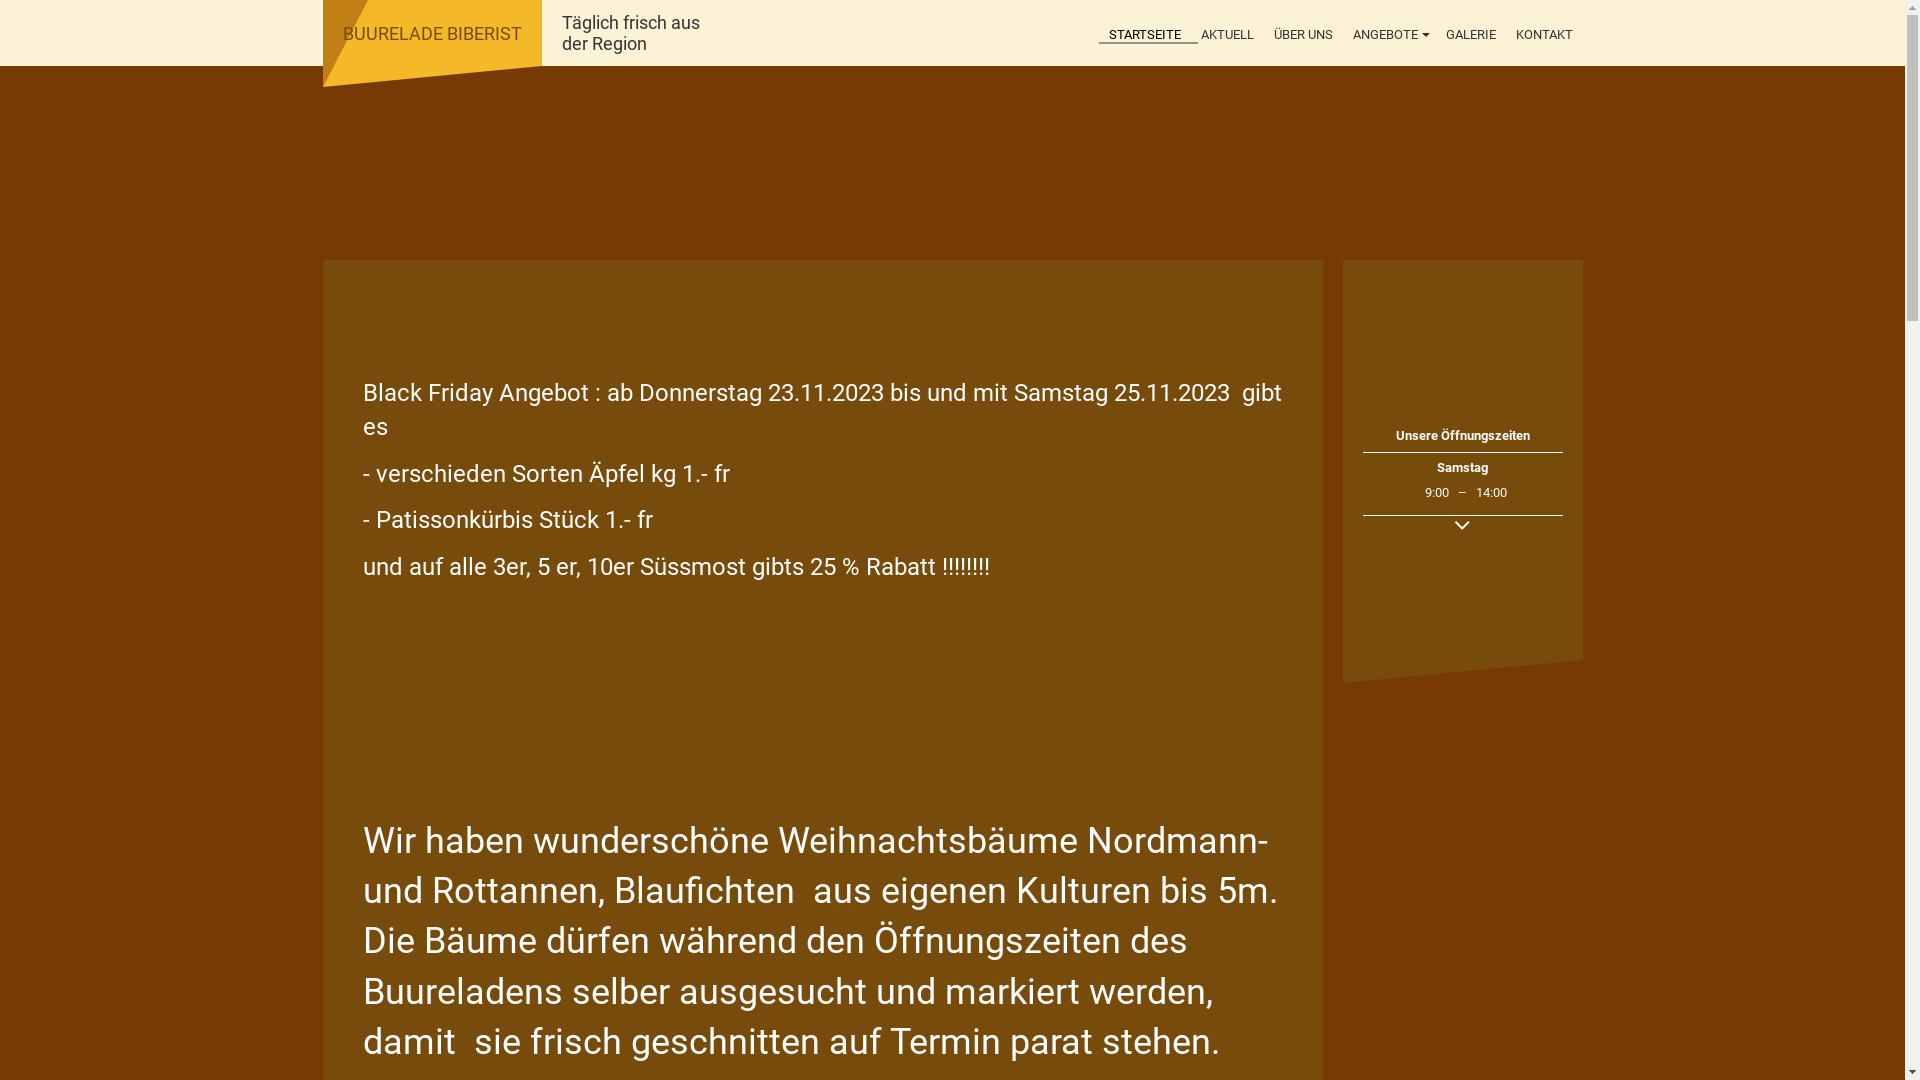  I want to click on 'STARTSEITE', so click(1143, 35).